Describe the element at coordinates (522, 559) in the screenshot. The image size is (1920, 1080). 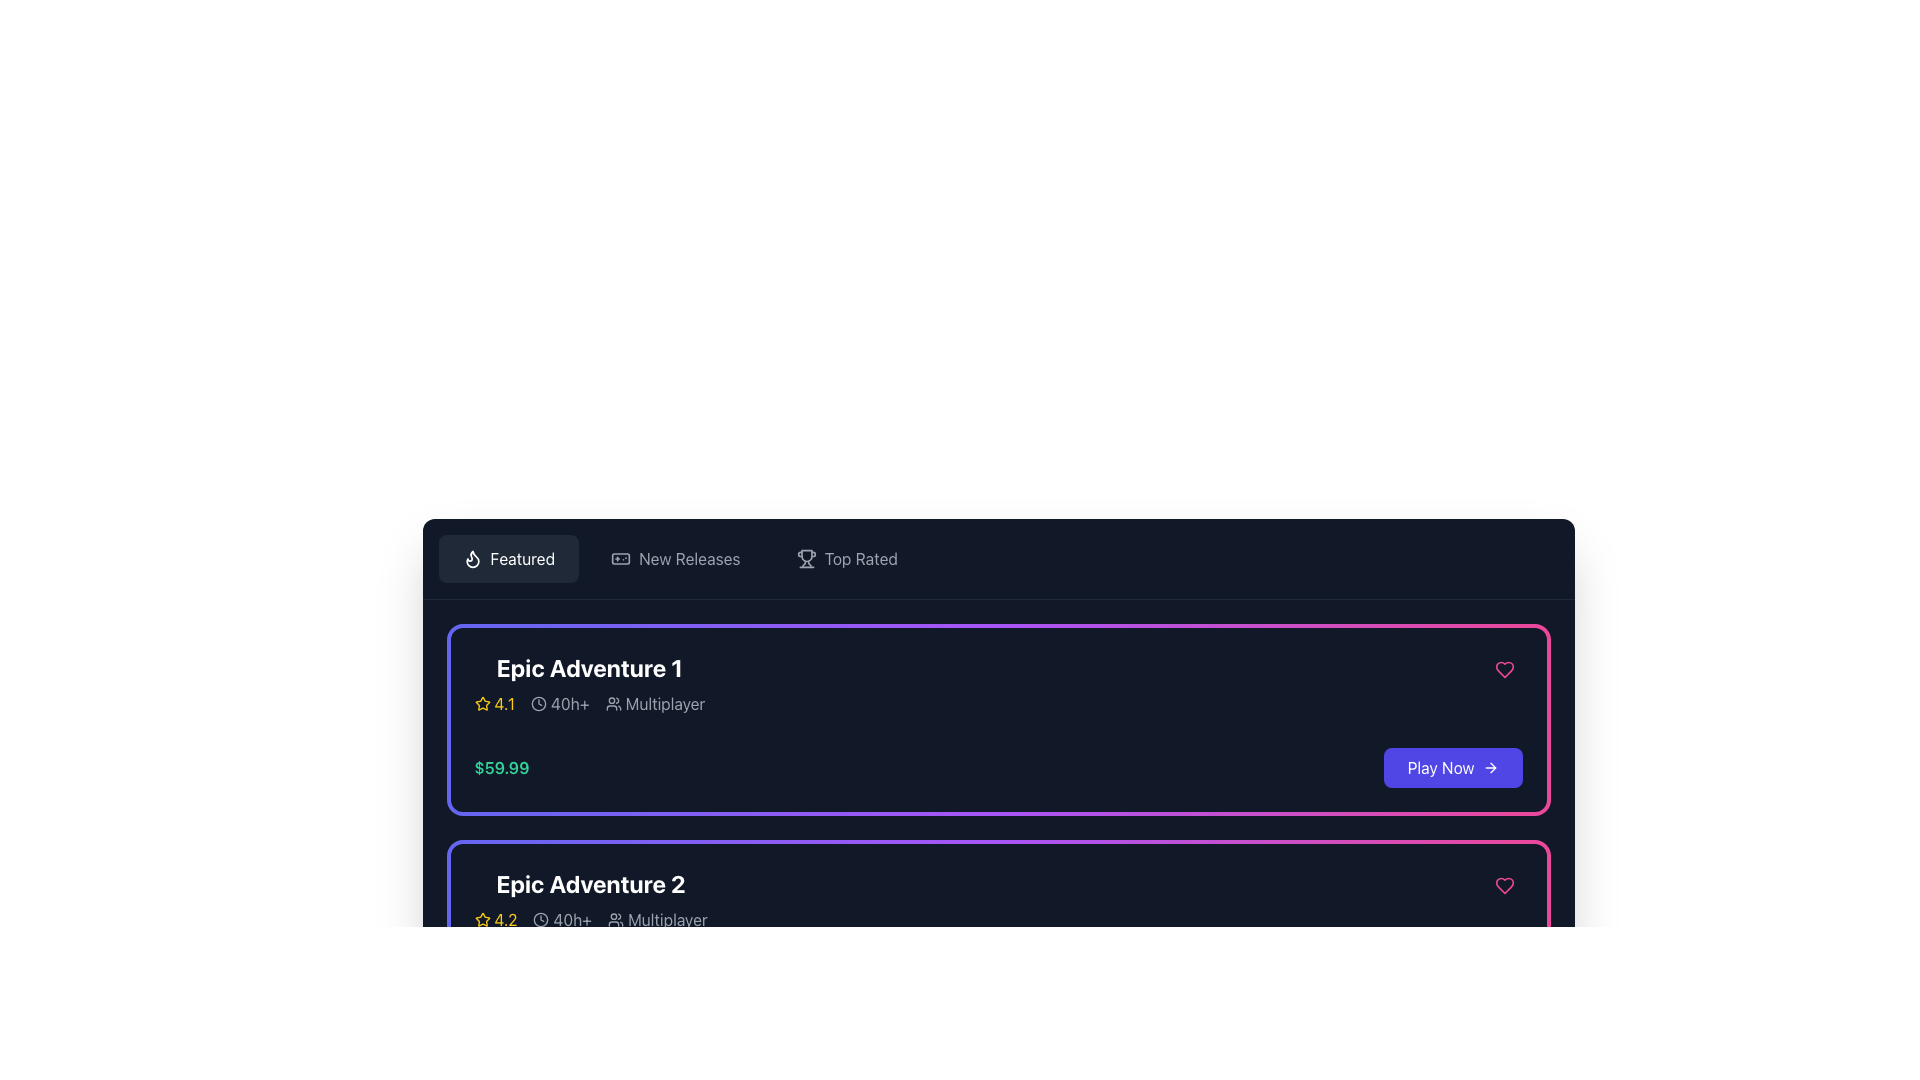
I see `the 'Featured' text label in the top-left corner of the navigation bar` at that location.